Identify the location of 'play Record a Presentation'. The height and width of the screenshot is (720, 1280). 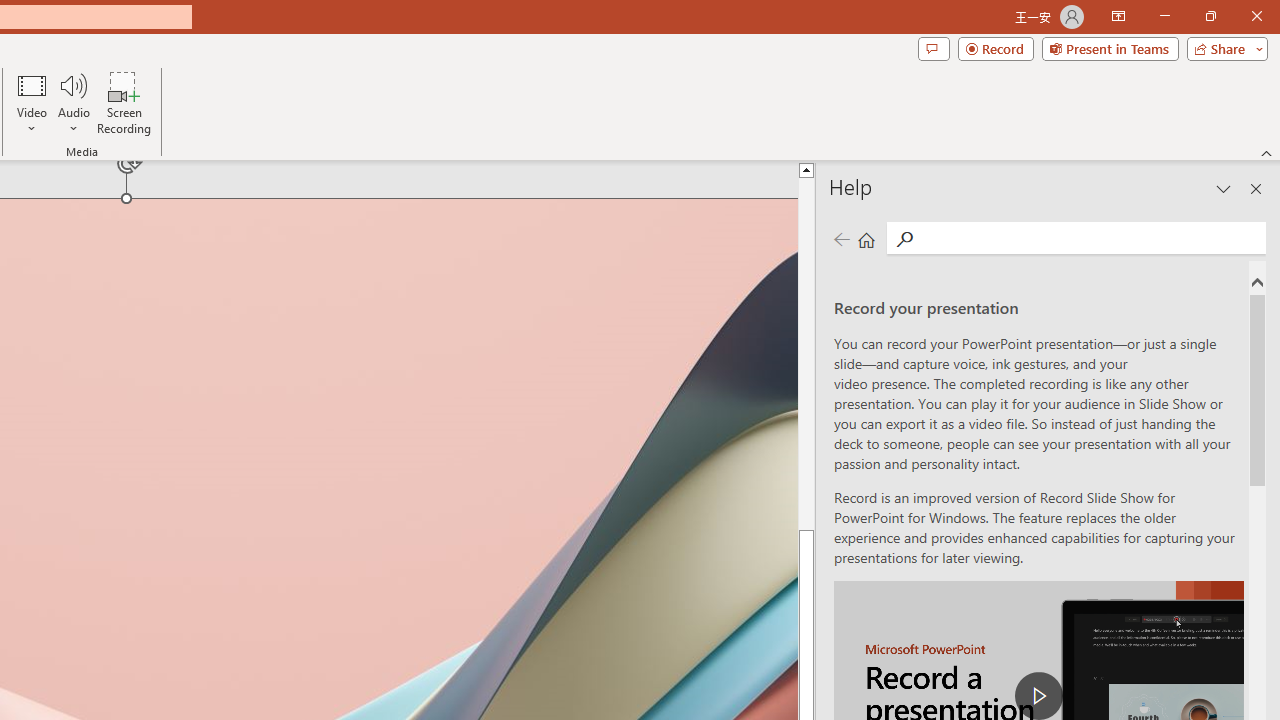
(1038, 694).